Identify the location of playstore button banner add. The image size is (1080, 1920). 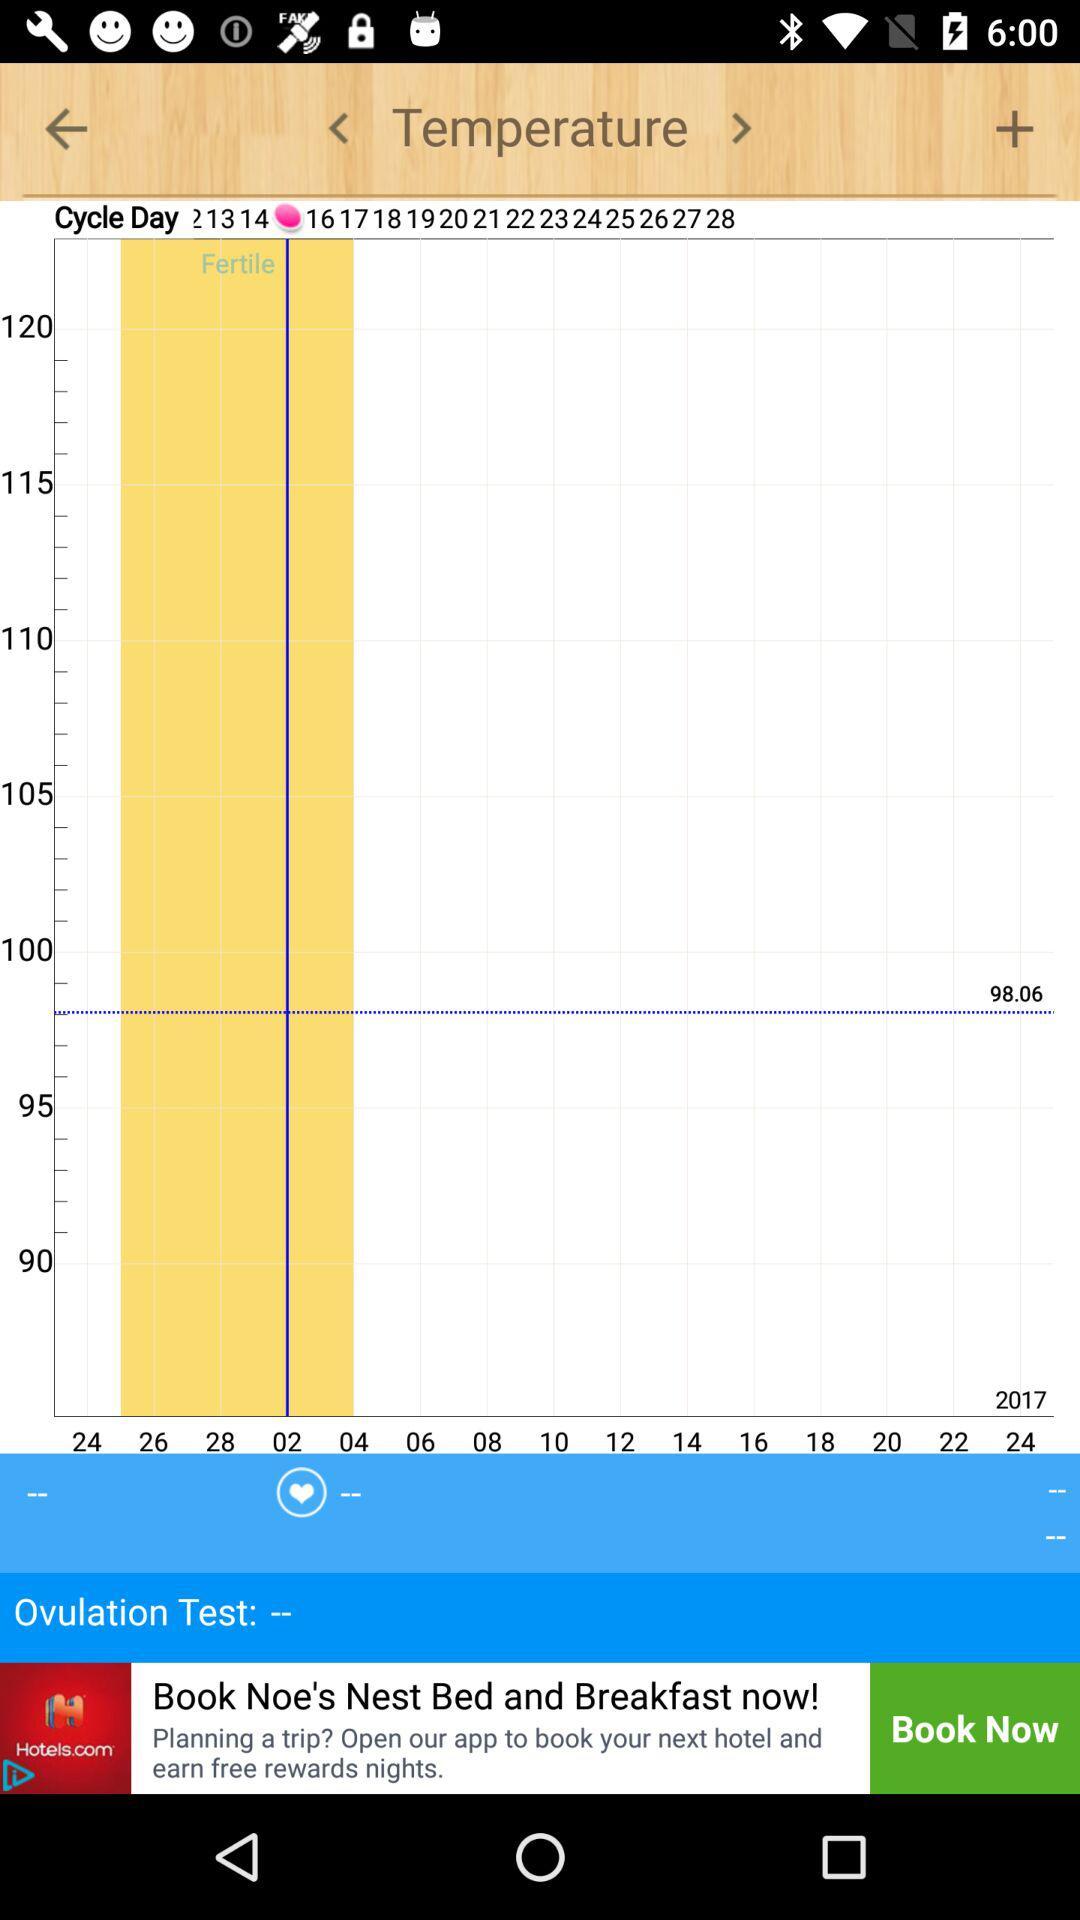
(18, 1775).